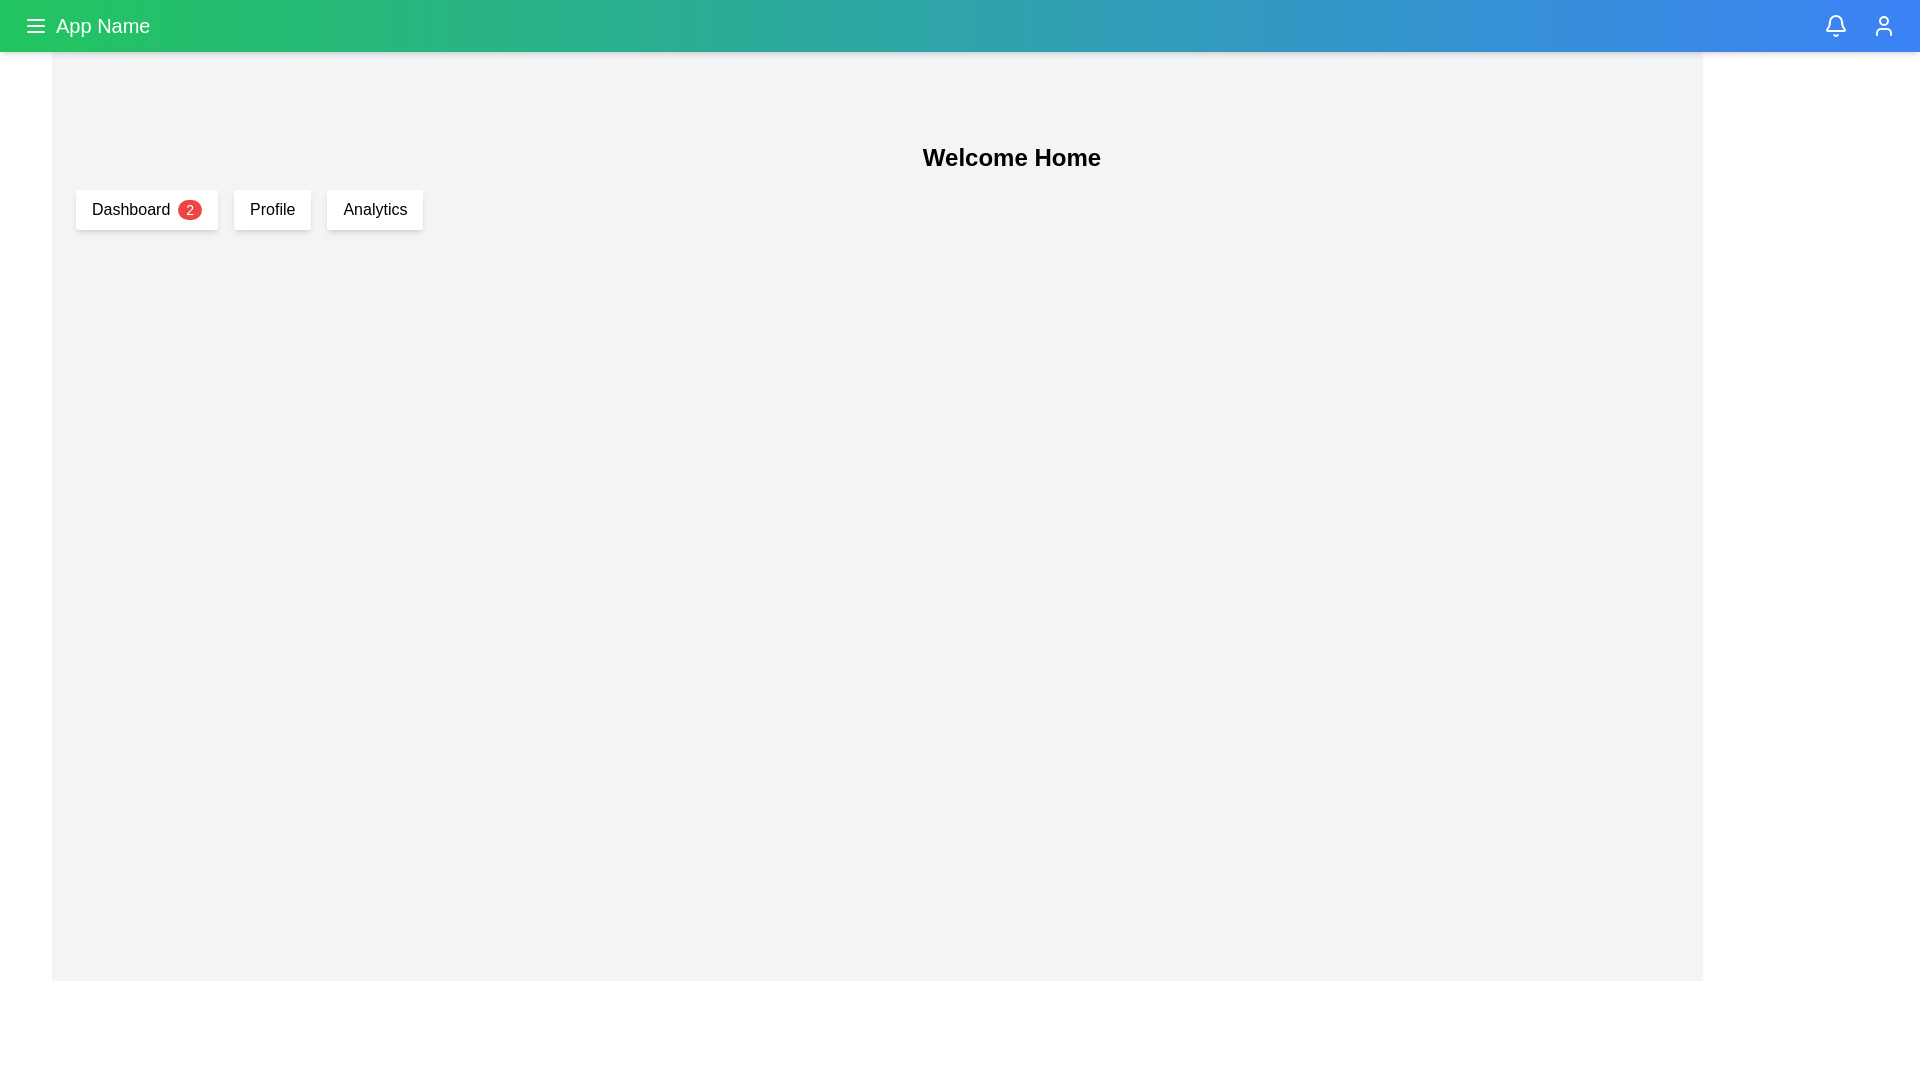  Describe the element at coordinates (35, 26) in the screenshot. I see `the hamburger menu icon button located at the top-left corner of the interface` at that location.